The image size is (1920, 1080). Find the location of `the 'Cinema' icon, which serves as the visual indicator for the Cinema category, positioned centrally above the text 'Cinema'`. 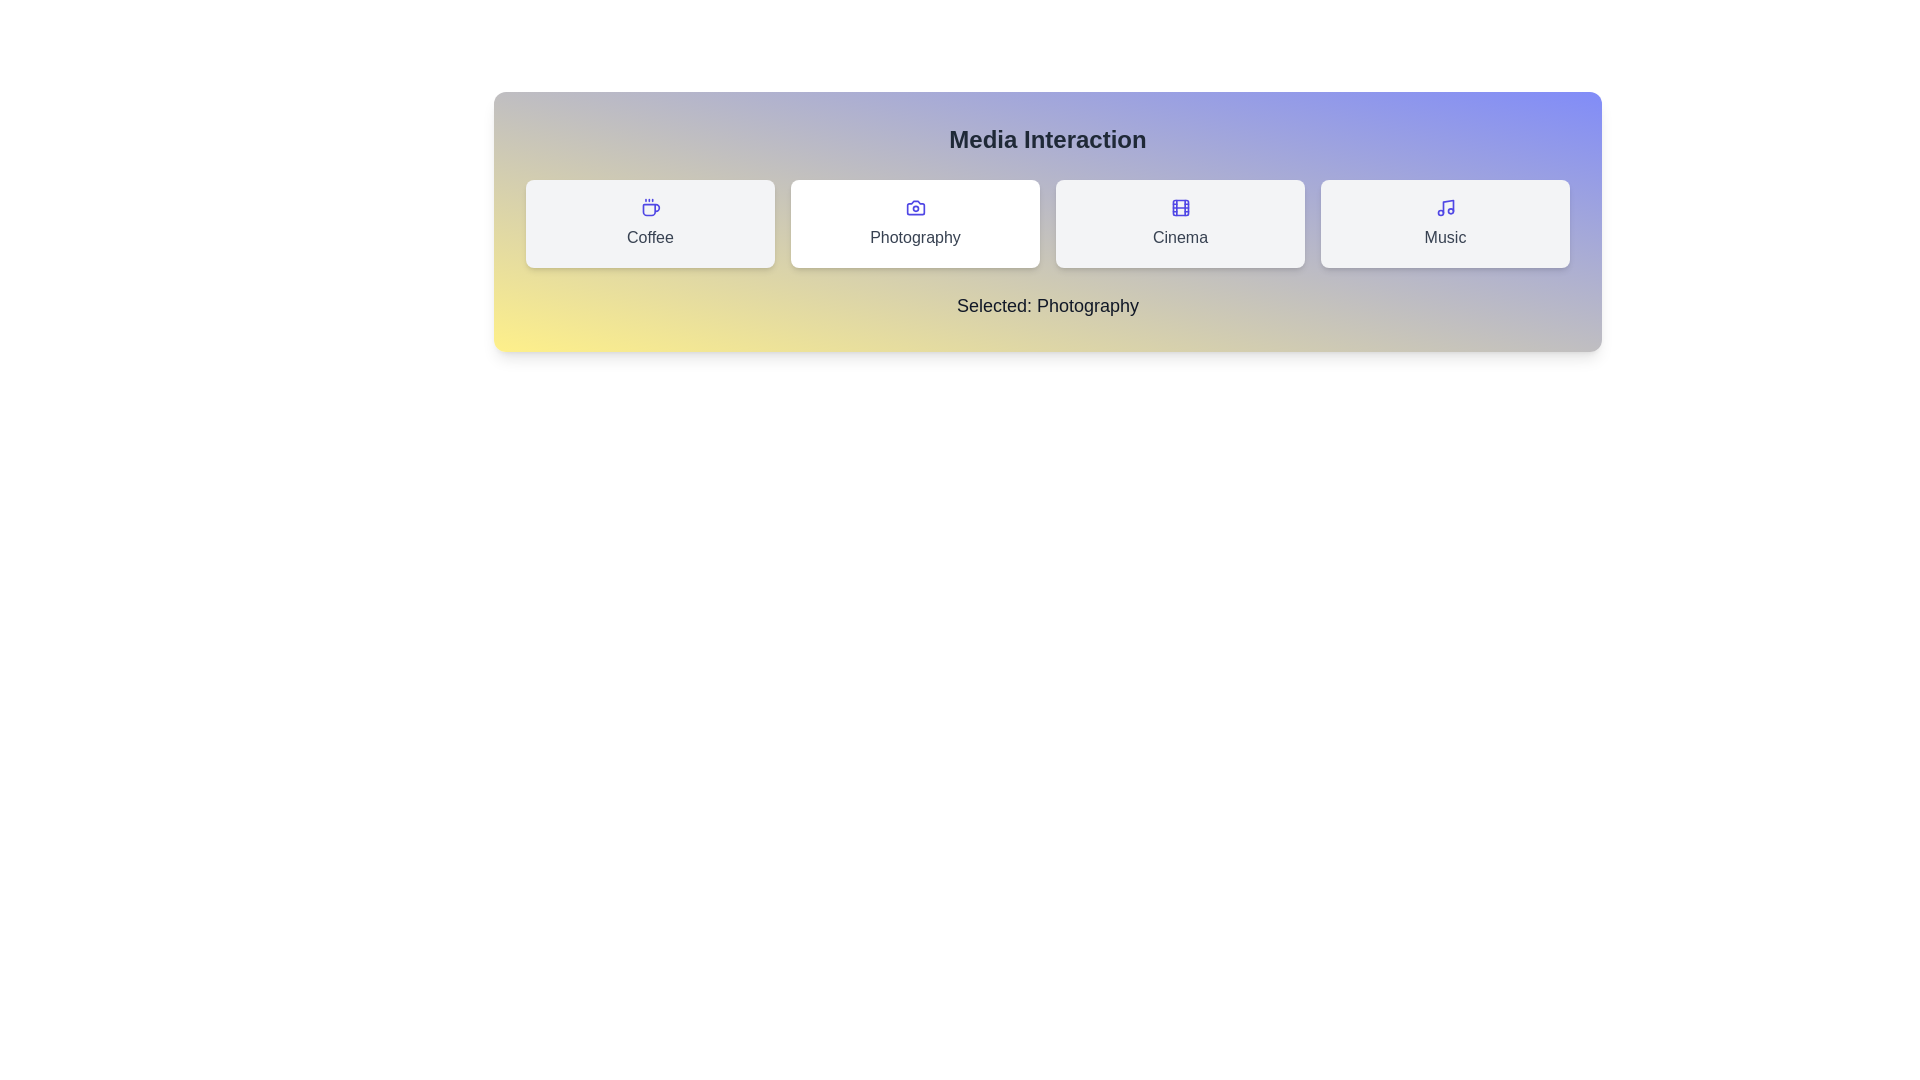

the 'Cinema' icon, which serves as the visual indicator for the Cinema category, positioned centrally above the text 'Cinema' is located at coordinates (1180, 208).